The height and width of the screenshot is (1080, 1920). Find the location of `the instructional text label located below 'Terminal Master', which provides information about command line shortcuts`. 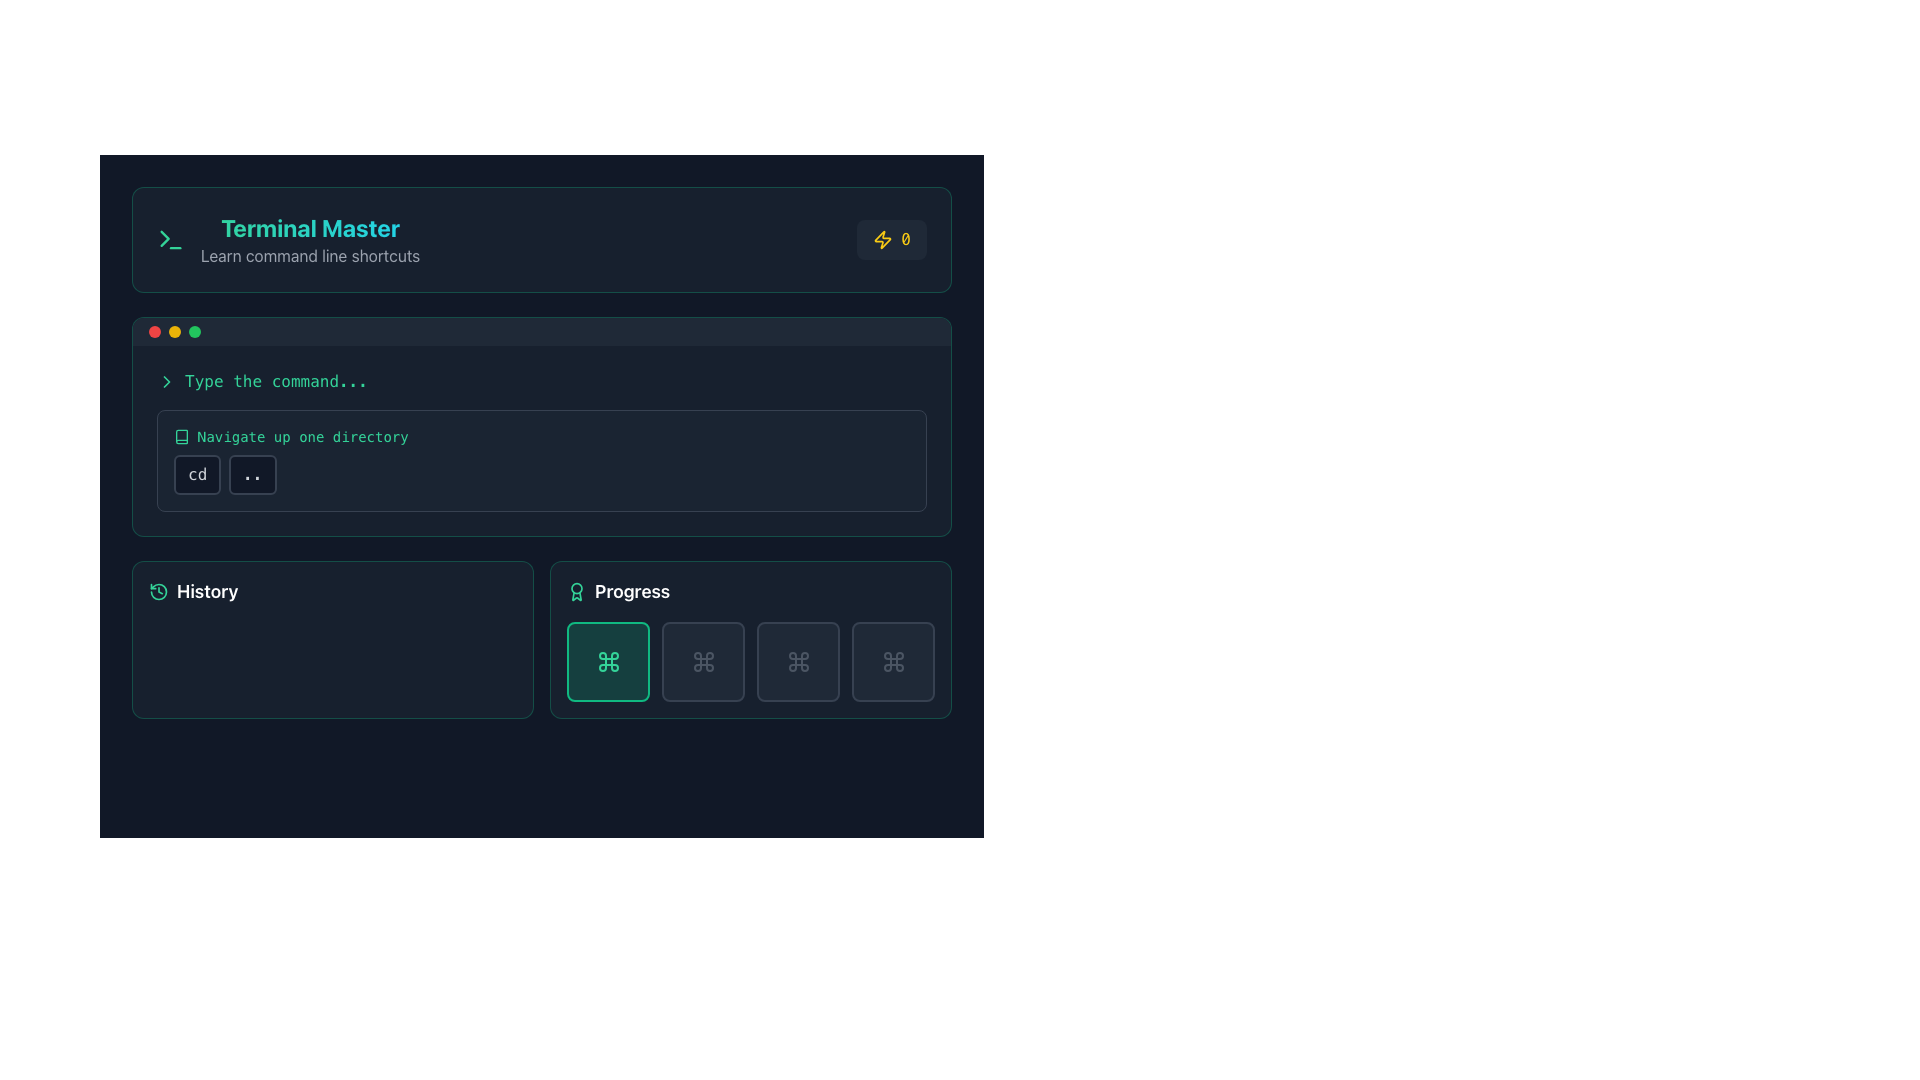

the instructional text label located below 'Terminal Master', which provides information about command line shortcuts is located at coordinates (309, 254).